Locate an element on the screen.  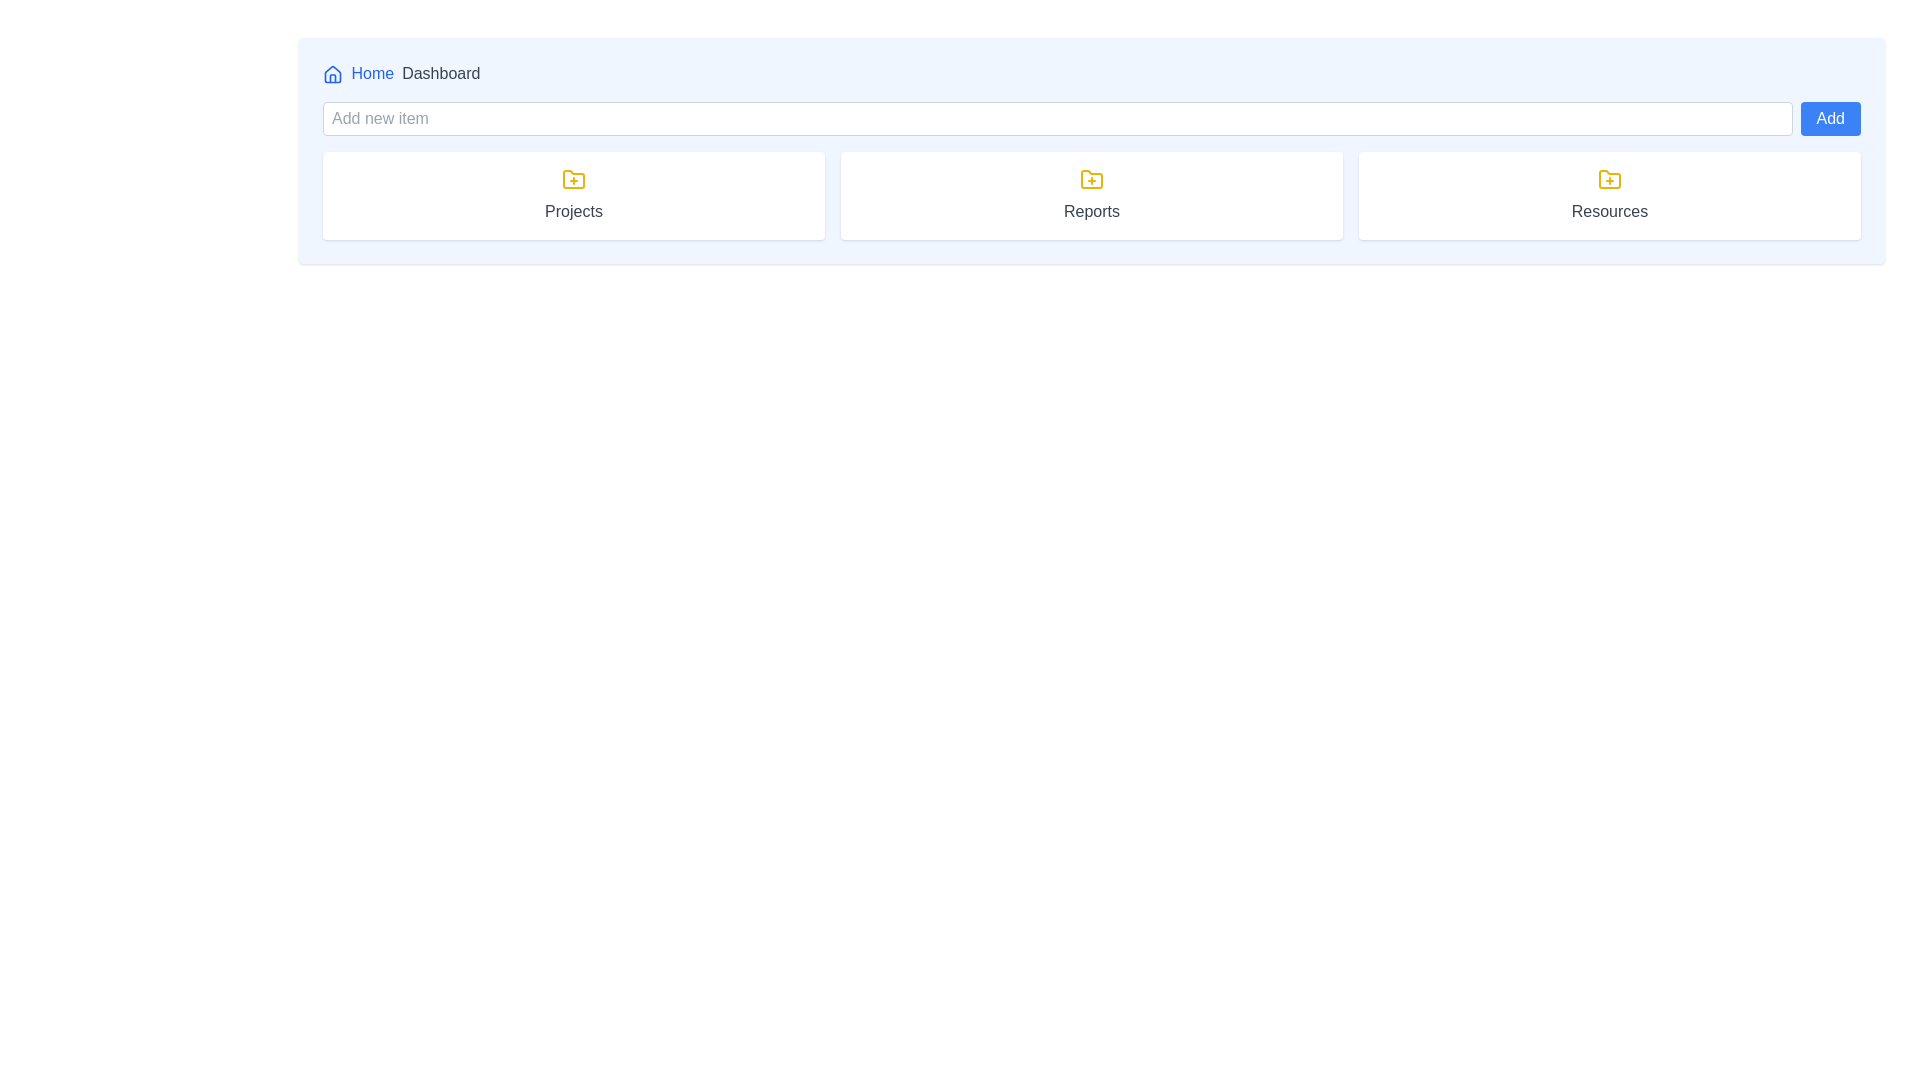
the button labeled 'Resources', which features a yellow folder icon with a plus symbol and gray text below it, to possibly reveal additional details is located at coordinates (1609, 196).